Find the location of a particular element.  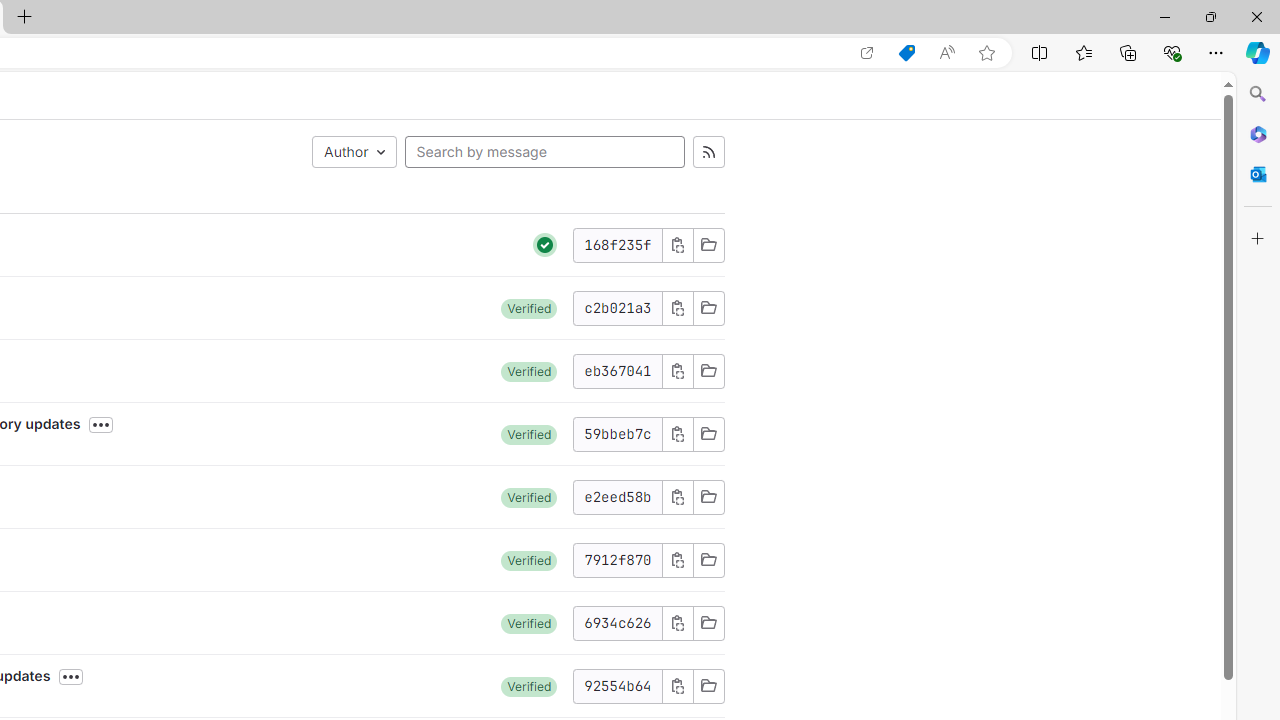

'Open in app' is located at coordinates (867, 52).